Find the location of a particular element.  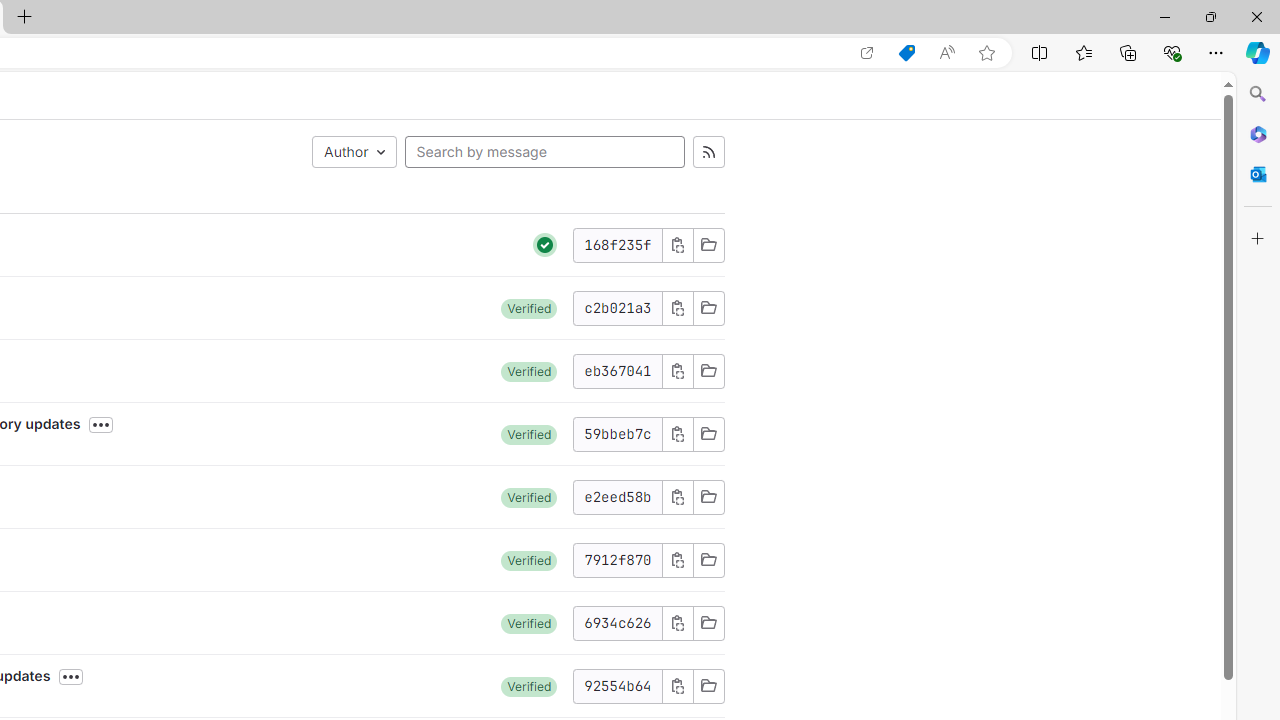

'Open in app' is located at coordinates (867, 52).